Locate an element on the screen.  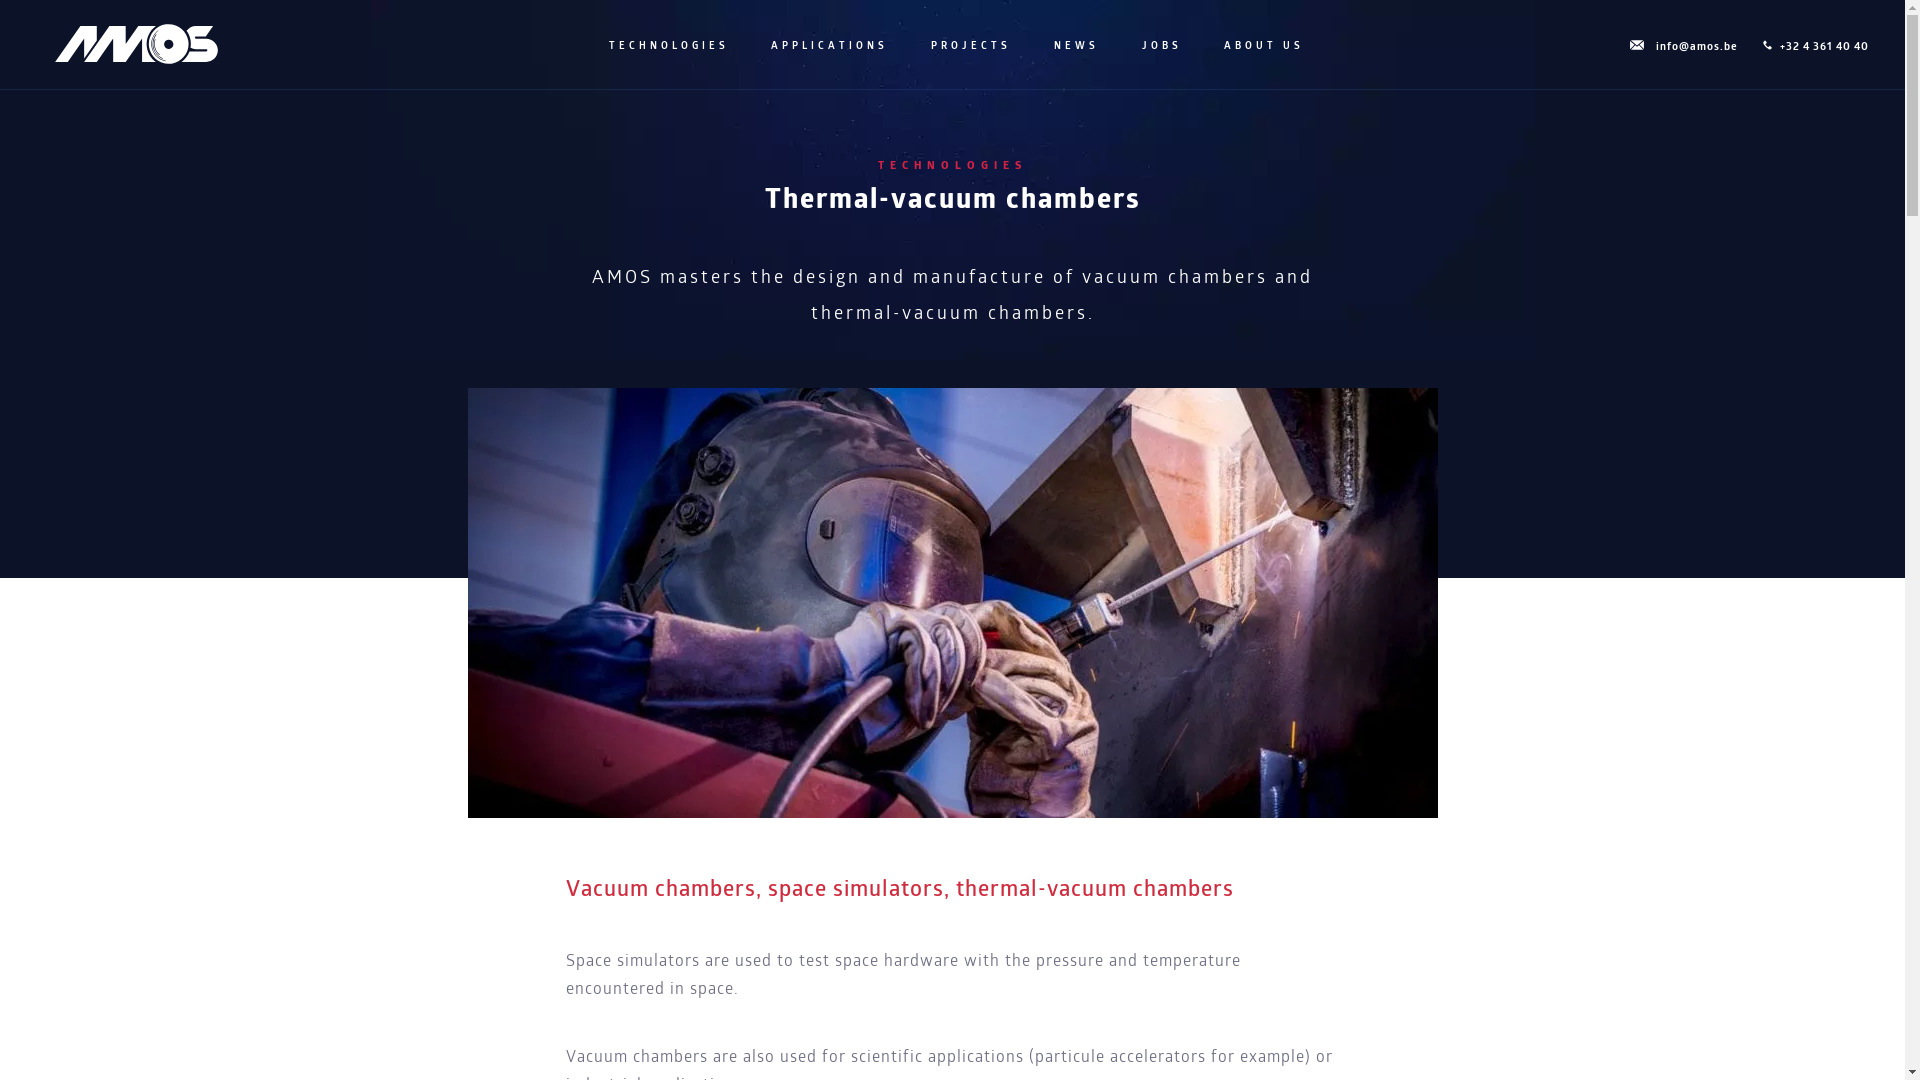
'+32 4 361 40 40' is located at coordinates (1757, 46).